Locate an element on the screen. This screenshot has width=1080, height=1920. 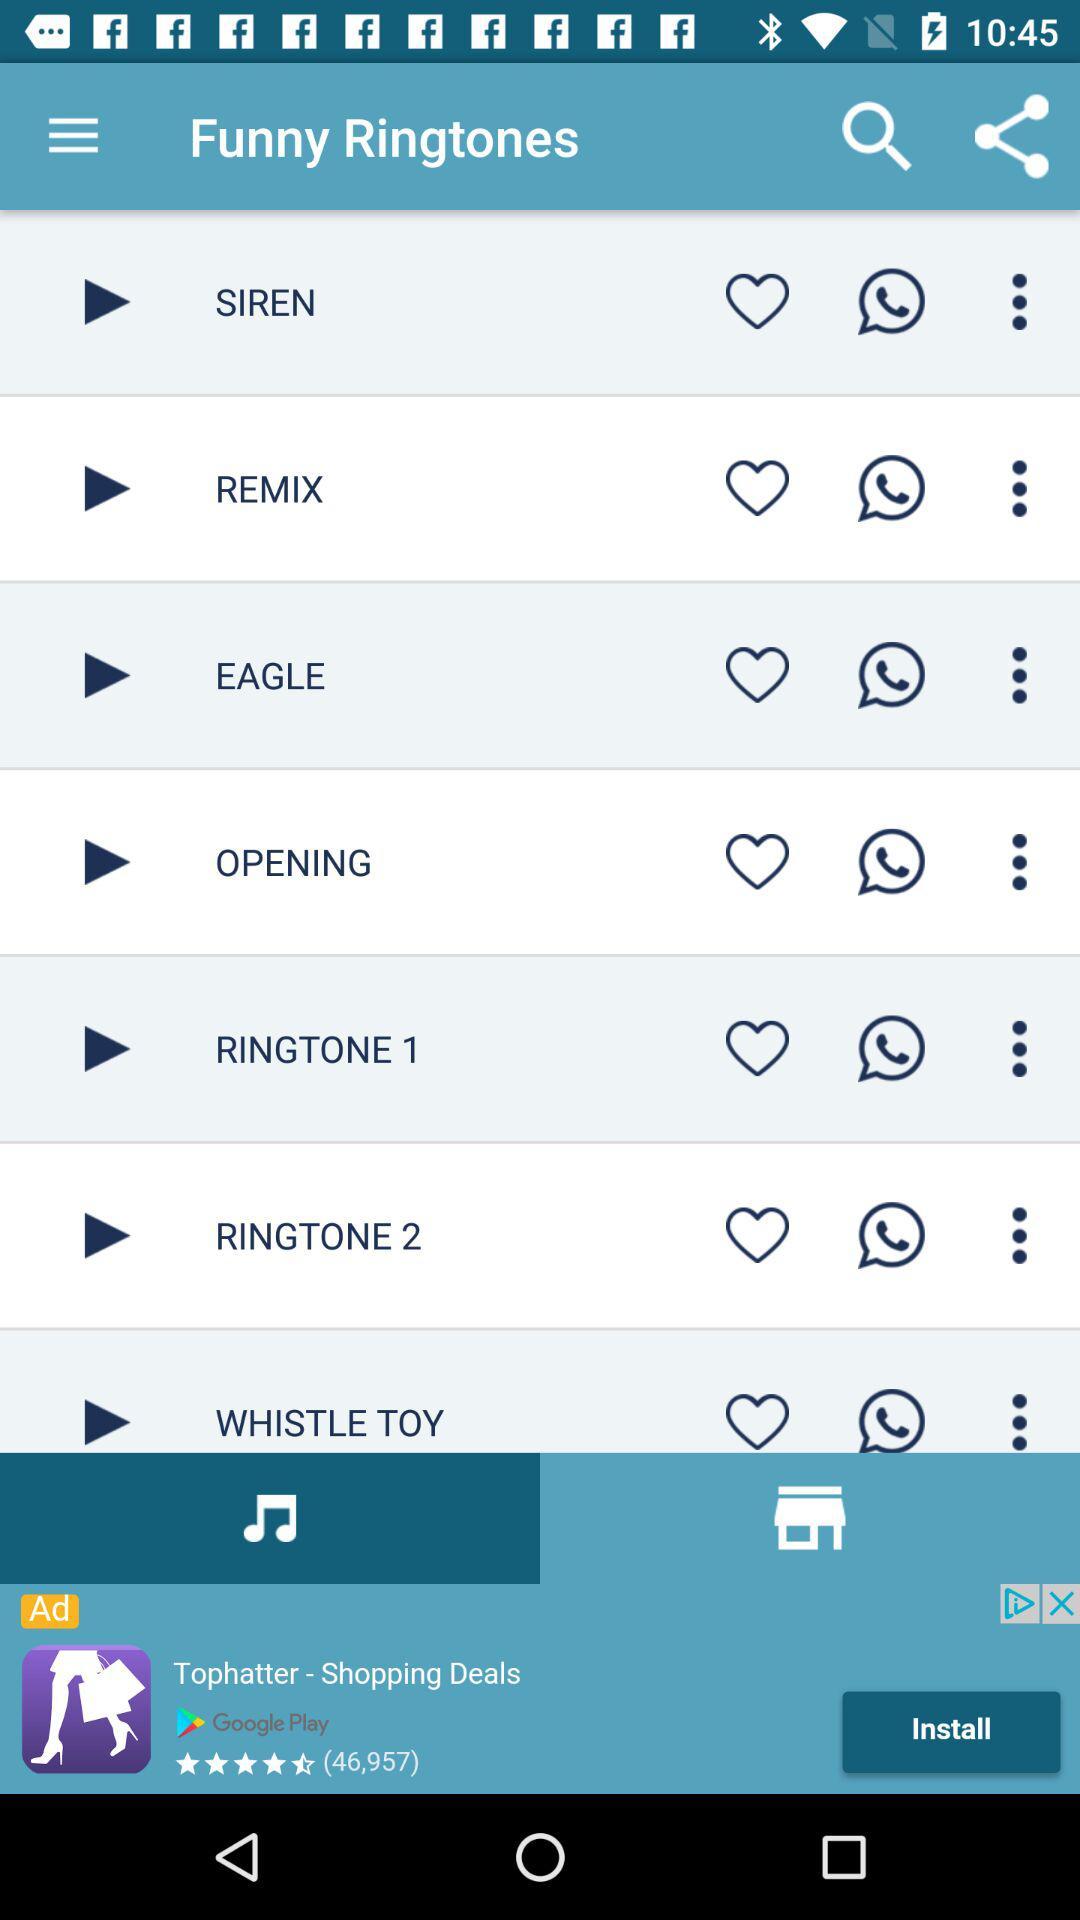
like option is located at coordinates (757, 300).